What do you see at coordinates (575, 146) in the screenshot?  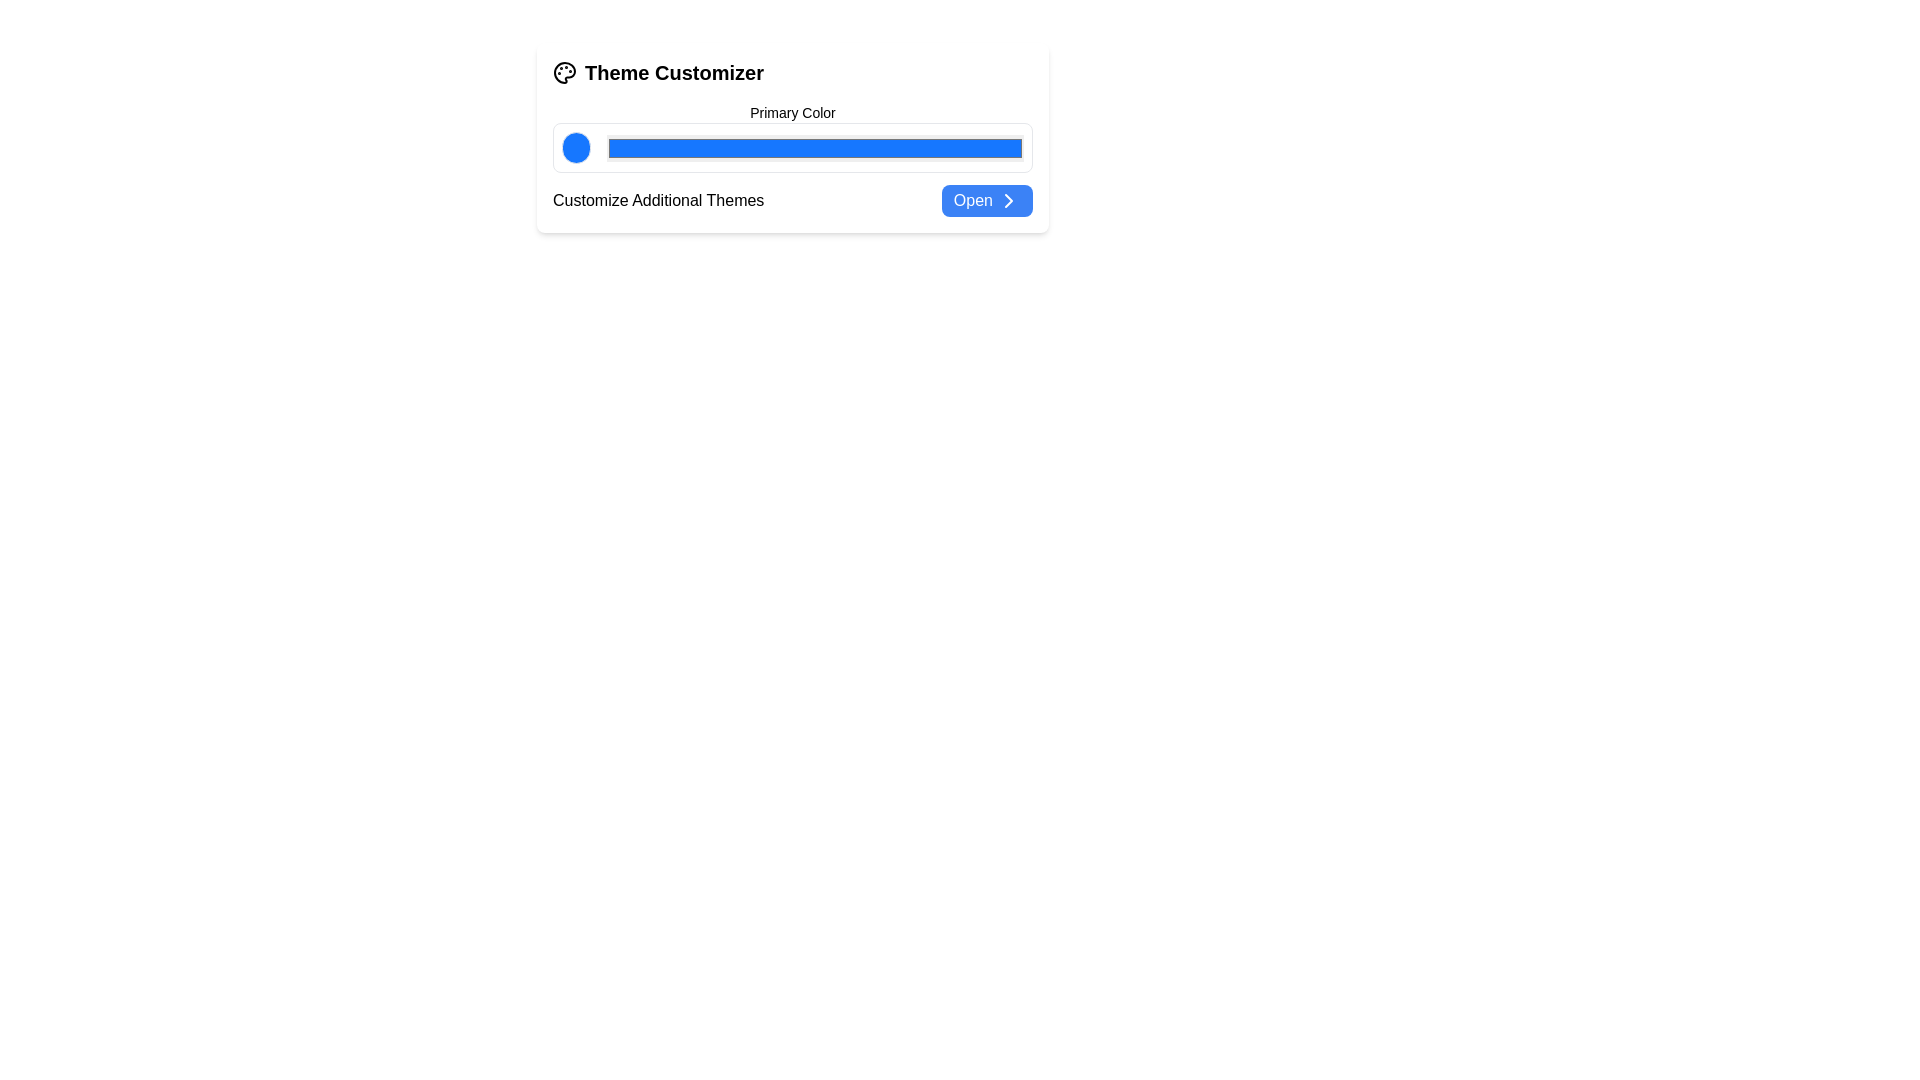 I see `the Circular UI decoration or color selection indicator located to the left of the color picker input field near the 'Theme Customizer' title` at bounding box center [575, 146].